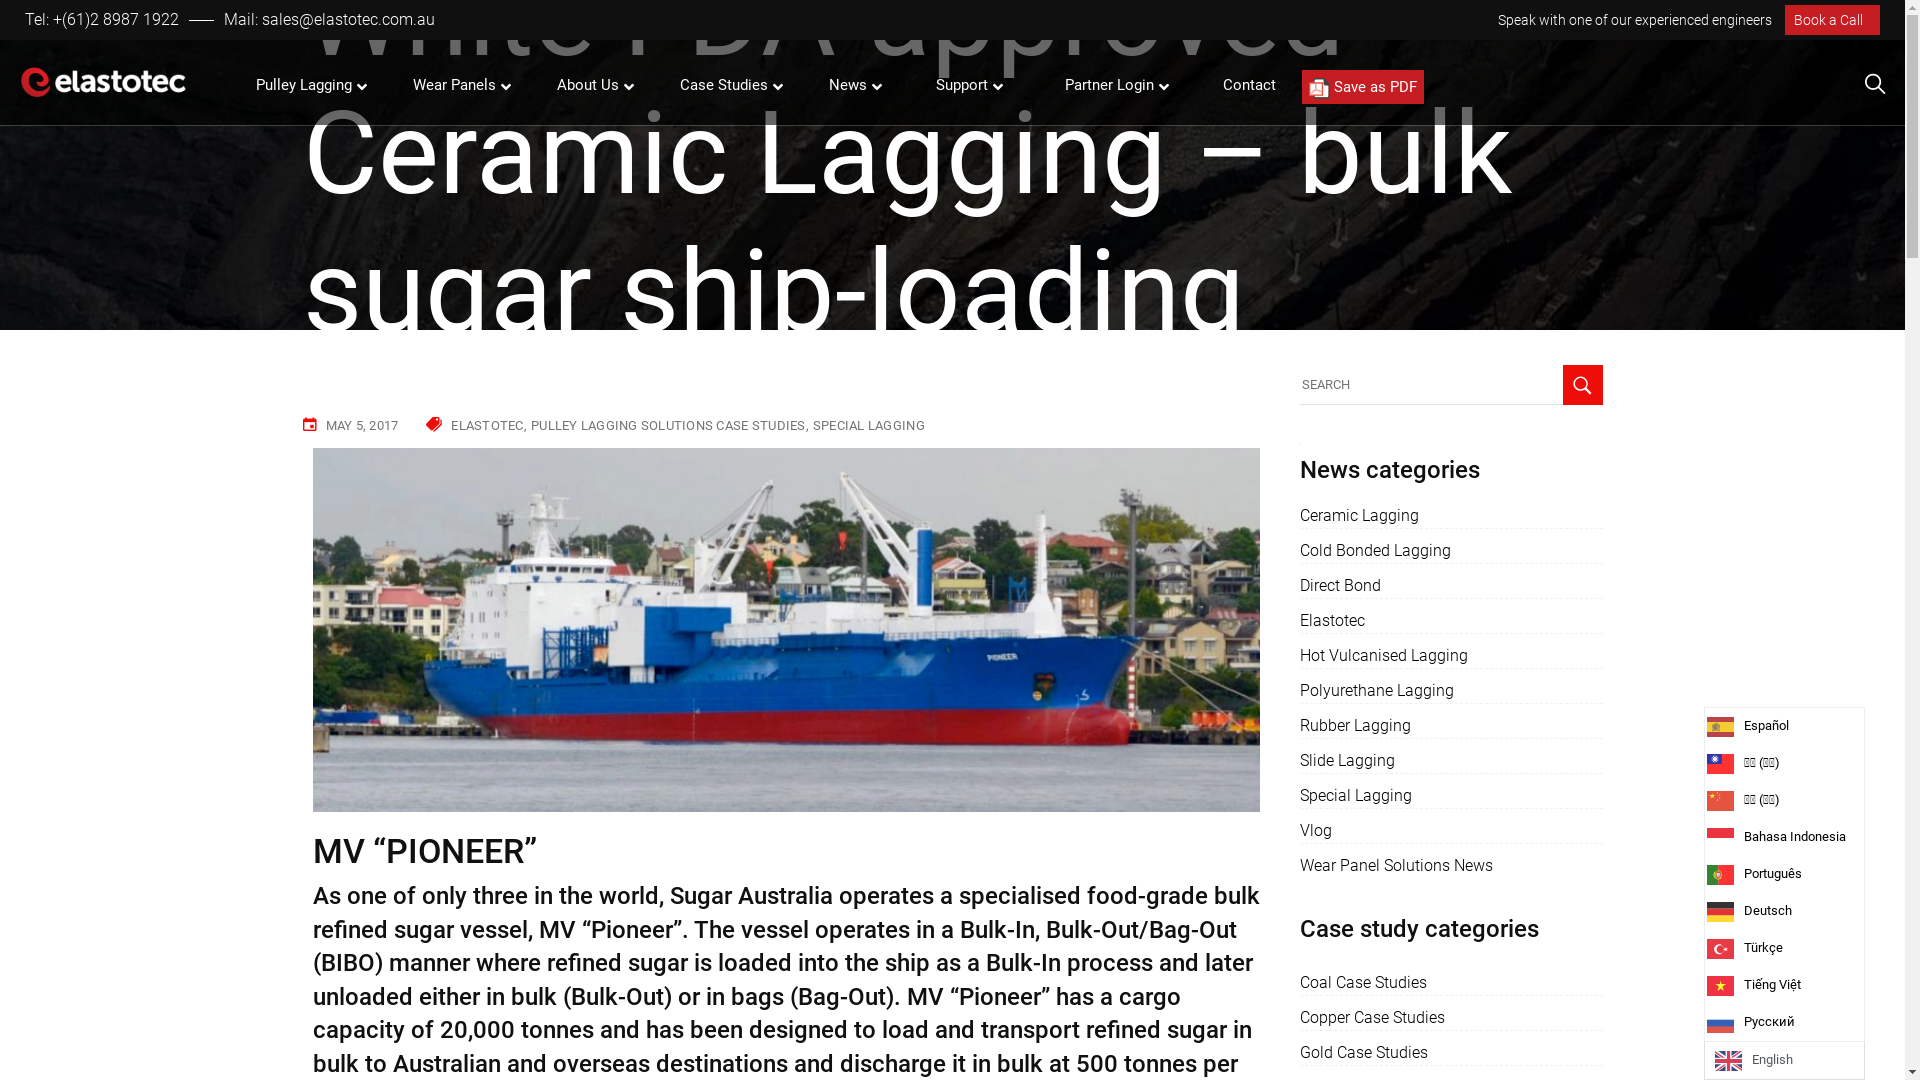 The width and height of the screenshot is (1920, 1080). I want to click on 'Coal Case Studies', so click(1300, 982).